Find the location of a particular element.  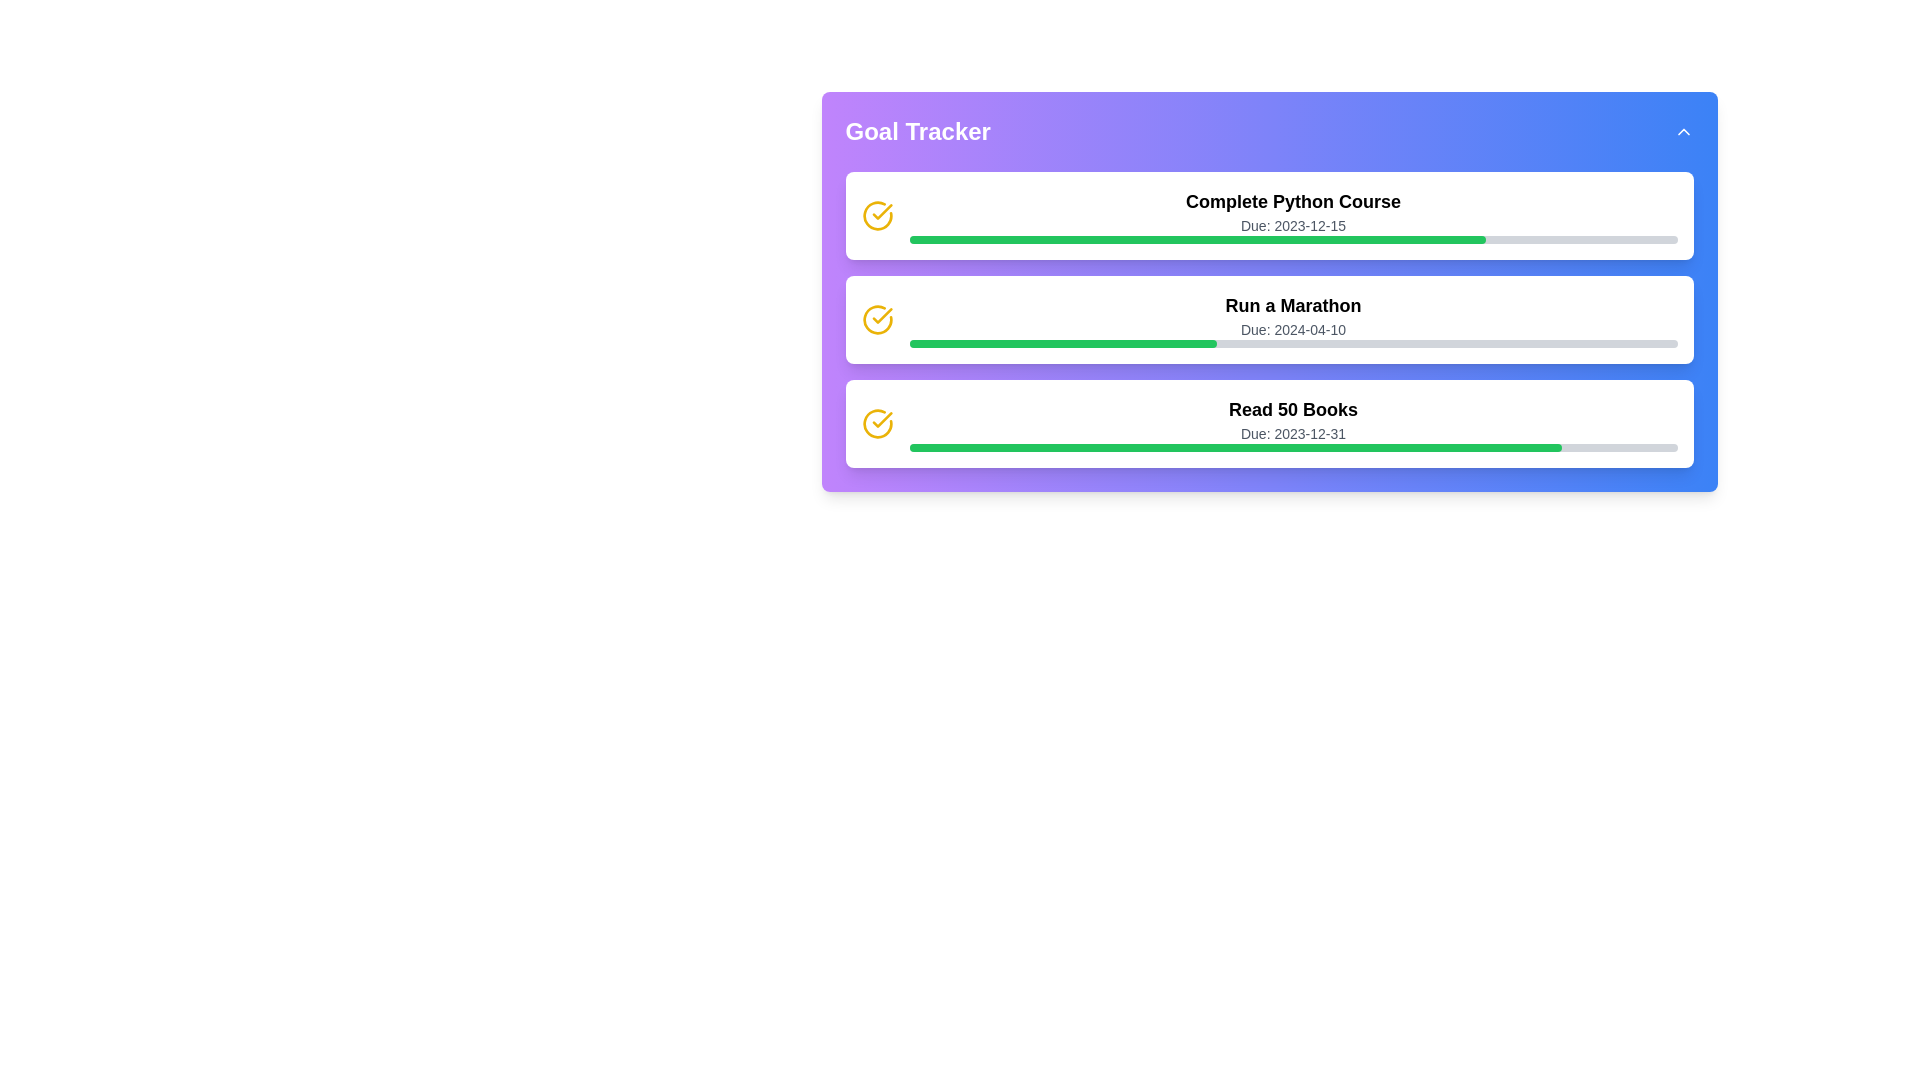

the task completion icon located in the top-left corner of the 'Complete Python Course' goal list item, which is visually represented by a circular icon is located at coordinates (881, 315).